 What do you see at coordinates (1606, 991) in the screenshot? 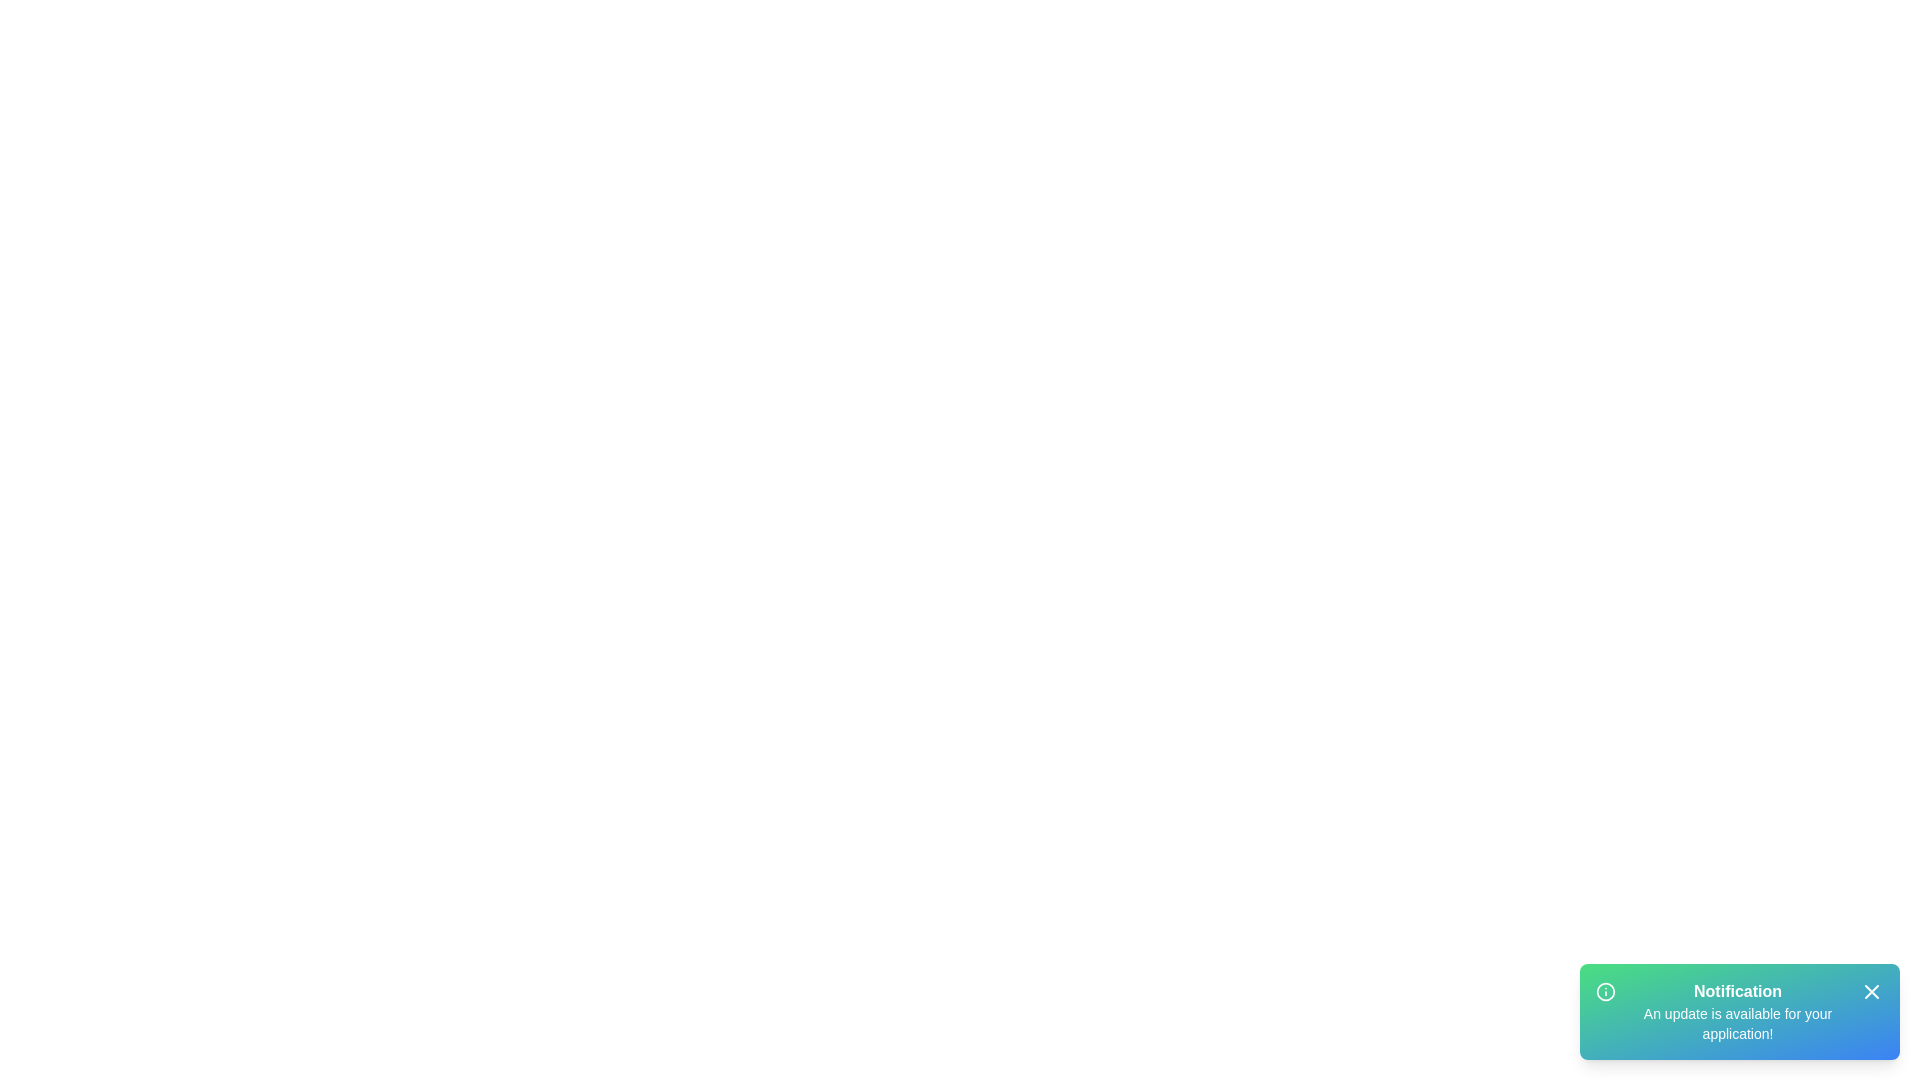
I see `the information icon to inspect it` at bounding box center [1606, 991].